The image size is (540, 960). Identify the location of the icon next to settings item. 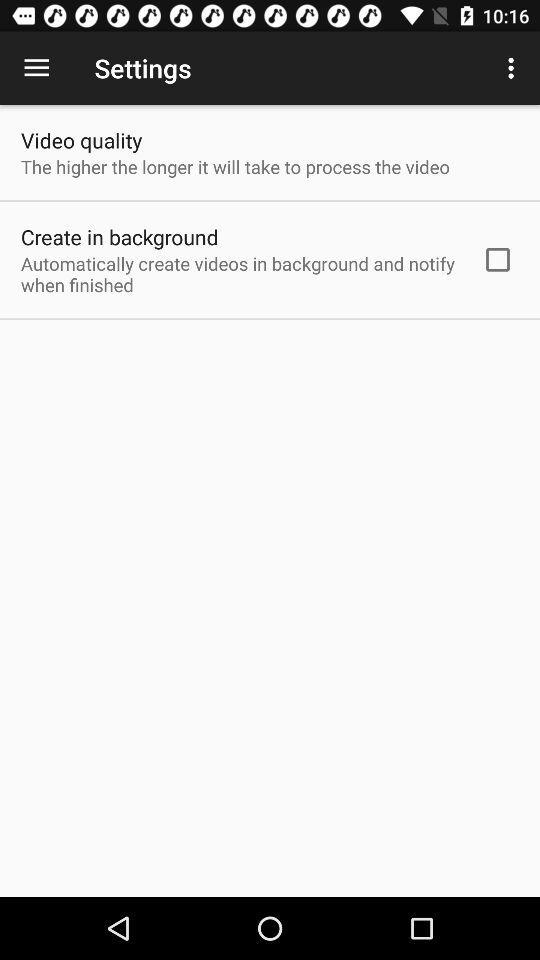
(513, 68).